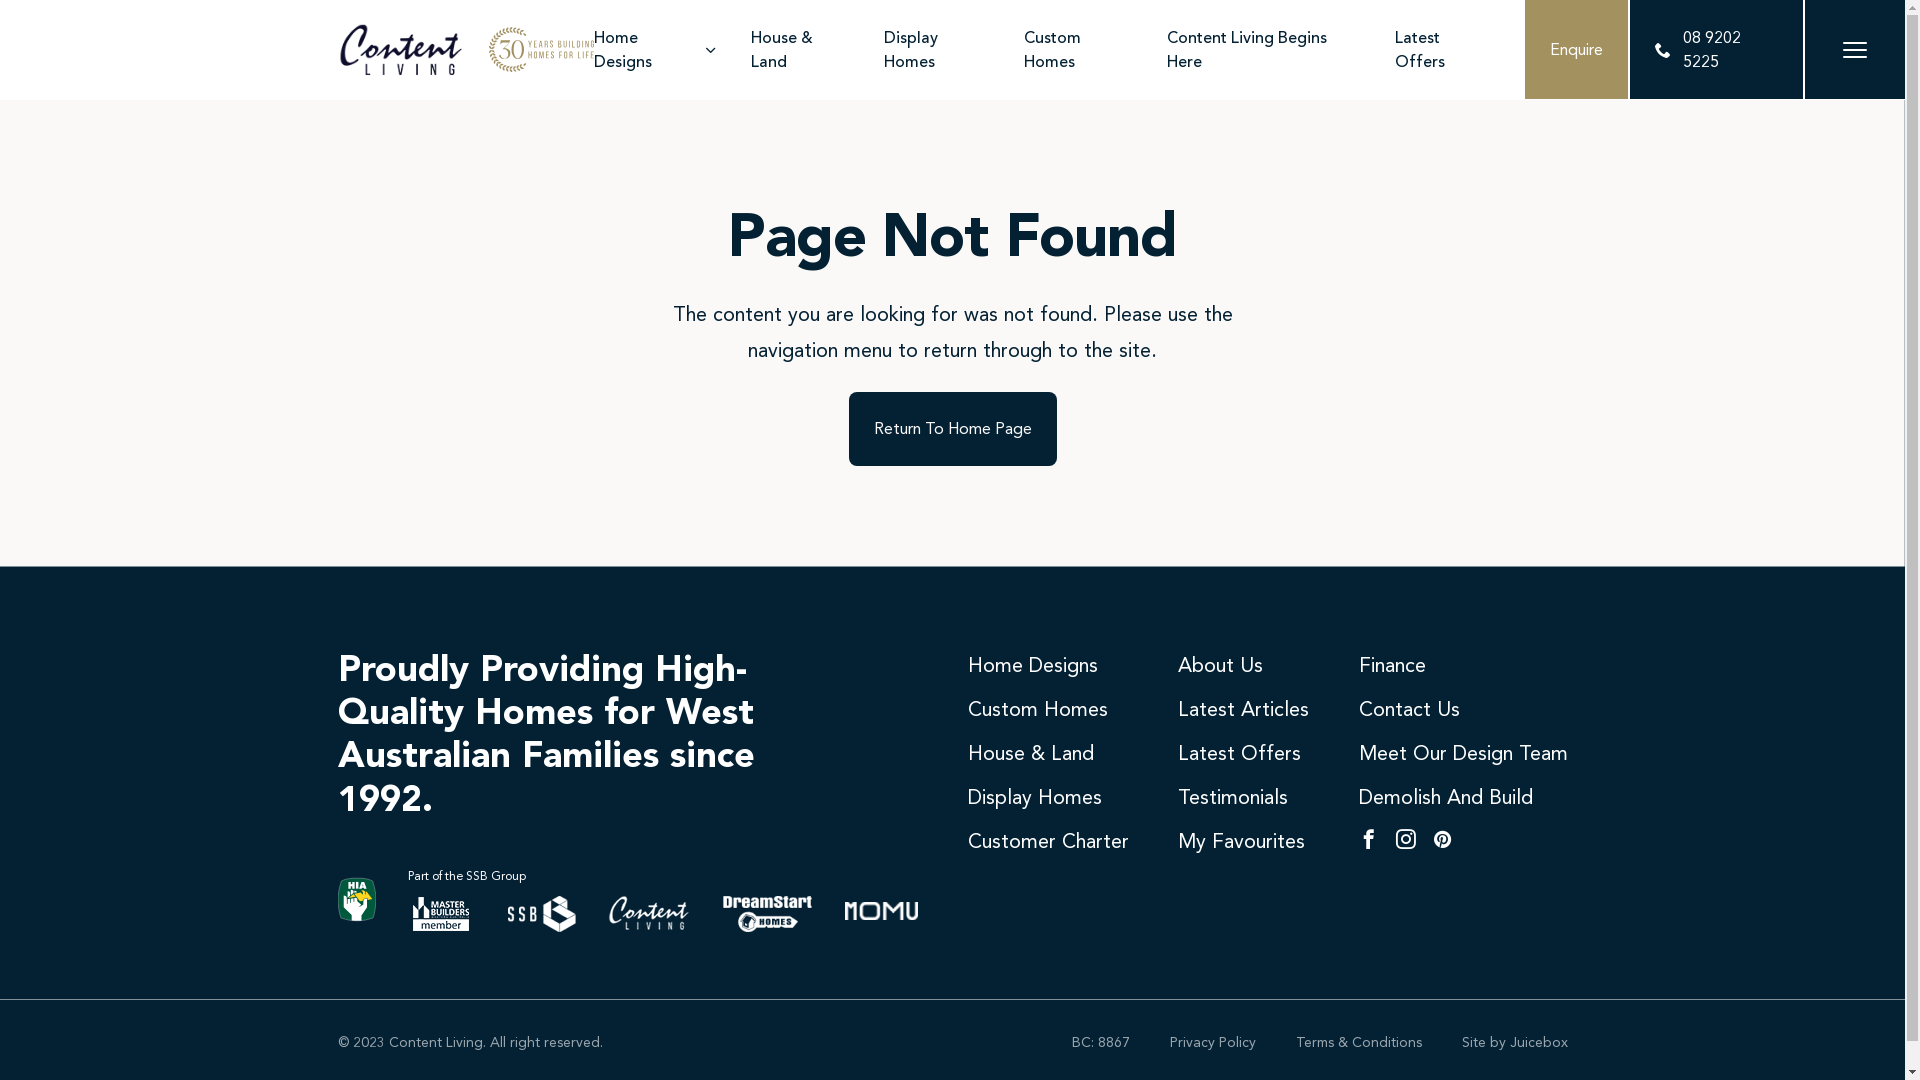  I want to click on 'Finance', so click(1390, 664).